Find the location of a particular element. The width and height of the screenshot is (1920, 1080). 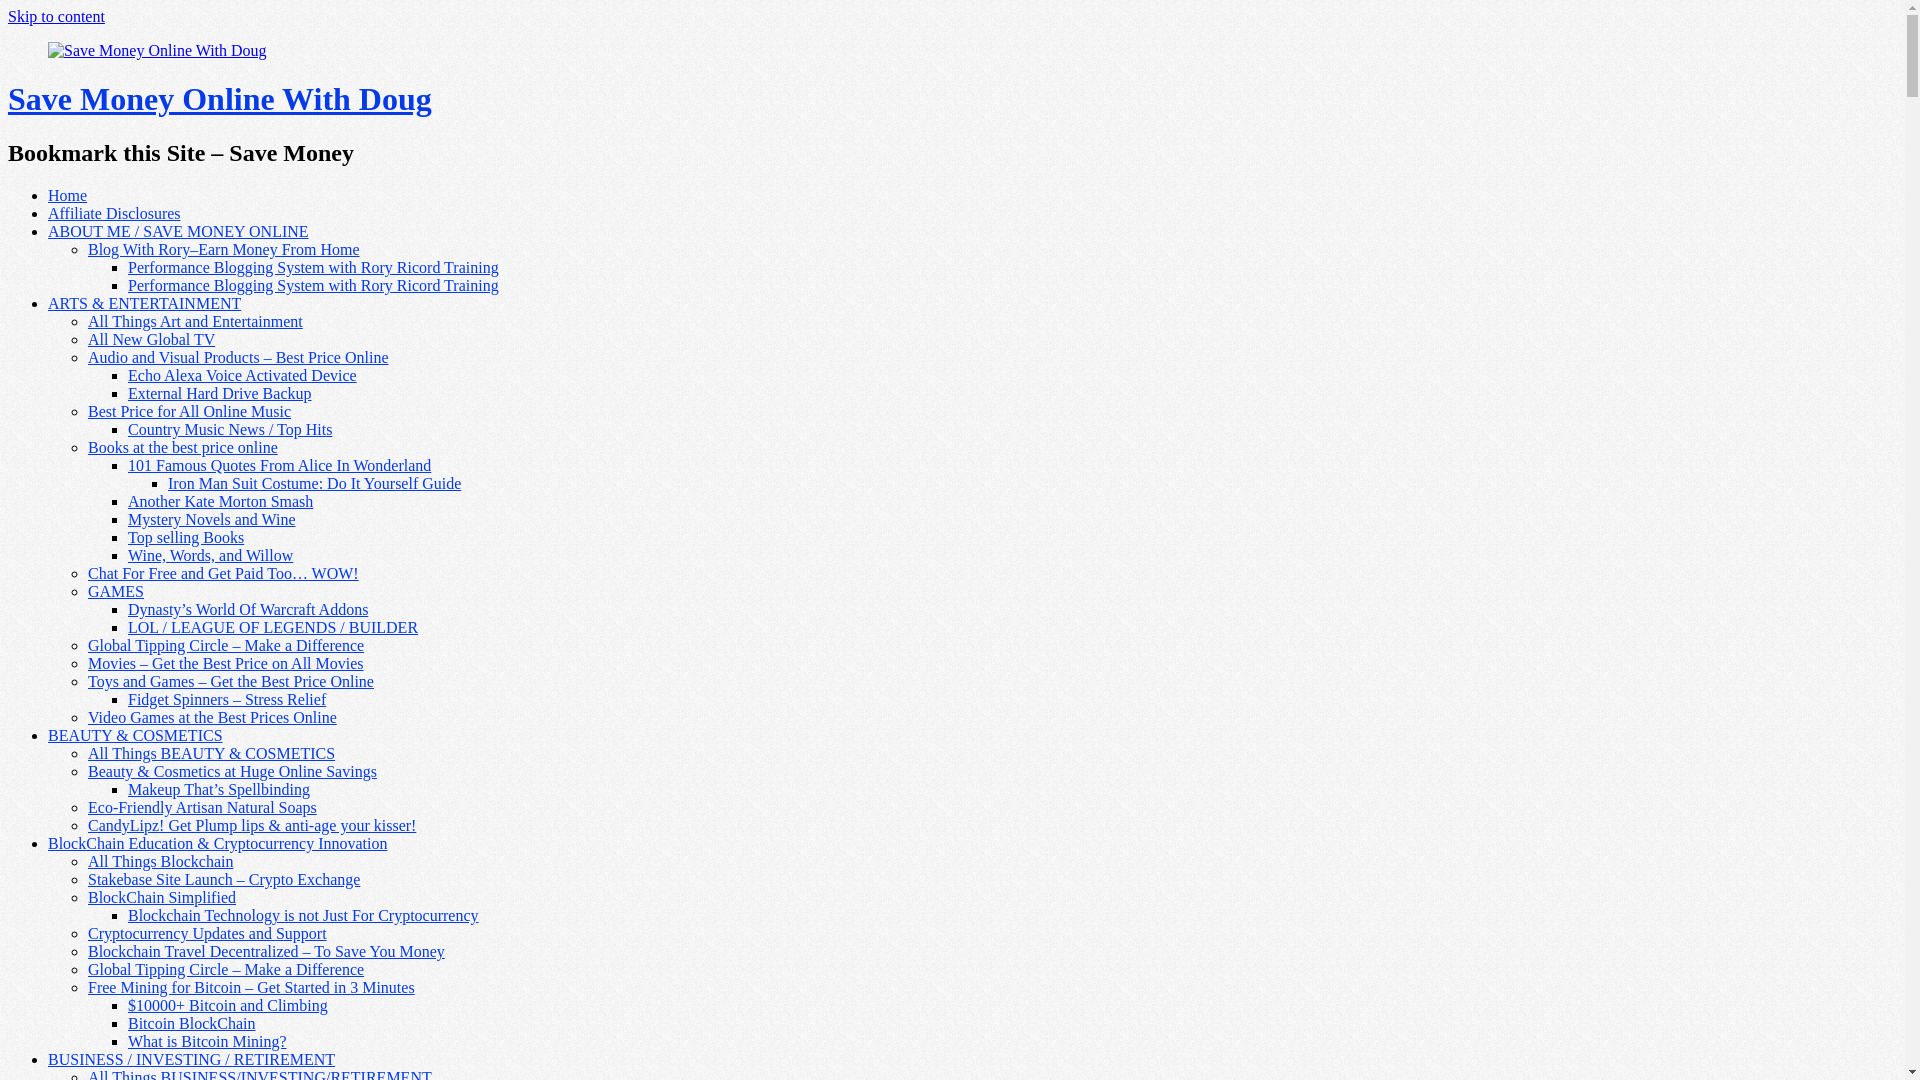

'External Hard Drive Backup' is located at coordinates (219, 393).